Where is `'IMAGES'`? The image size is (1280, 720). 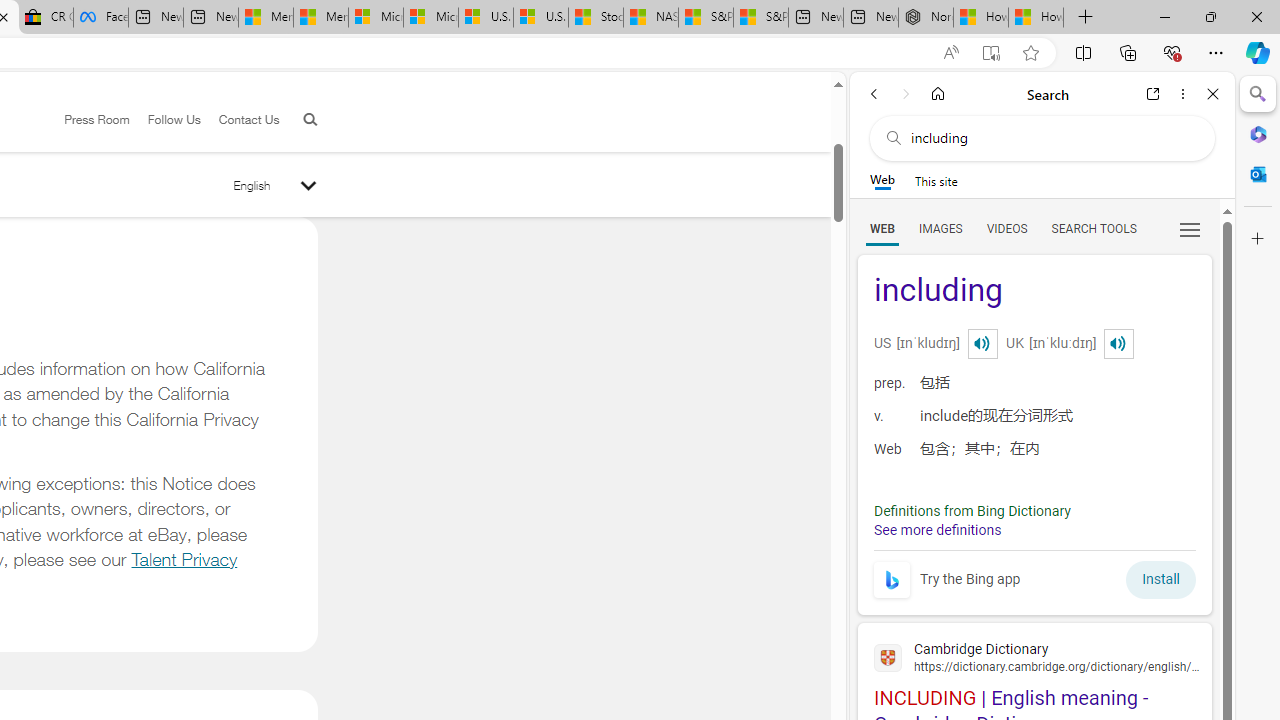 'IMAGES' is located at coordinates (939, 227).